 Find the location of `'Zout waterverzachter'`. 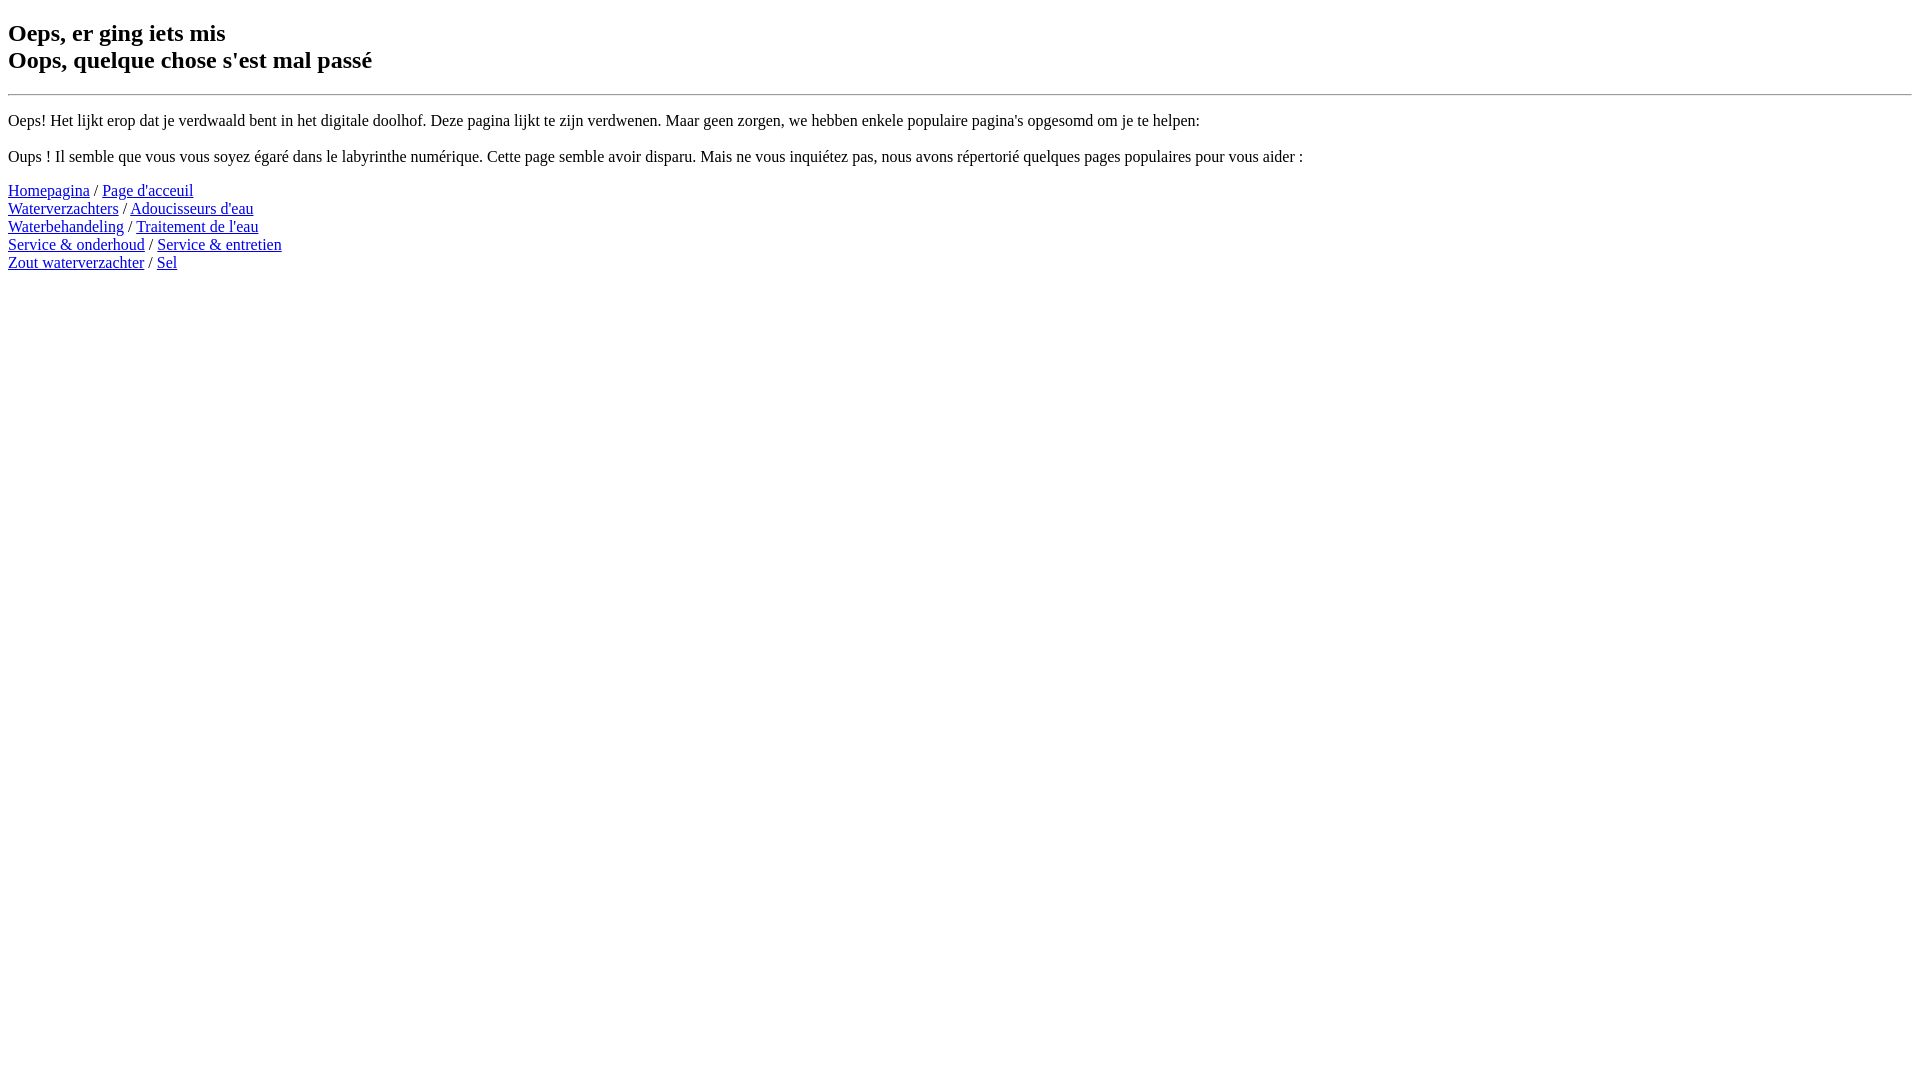

'Zout waterverzachter' is located at coordinates (76, 261).